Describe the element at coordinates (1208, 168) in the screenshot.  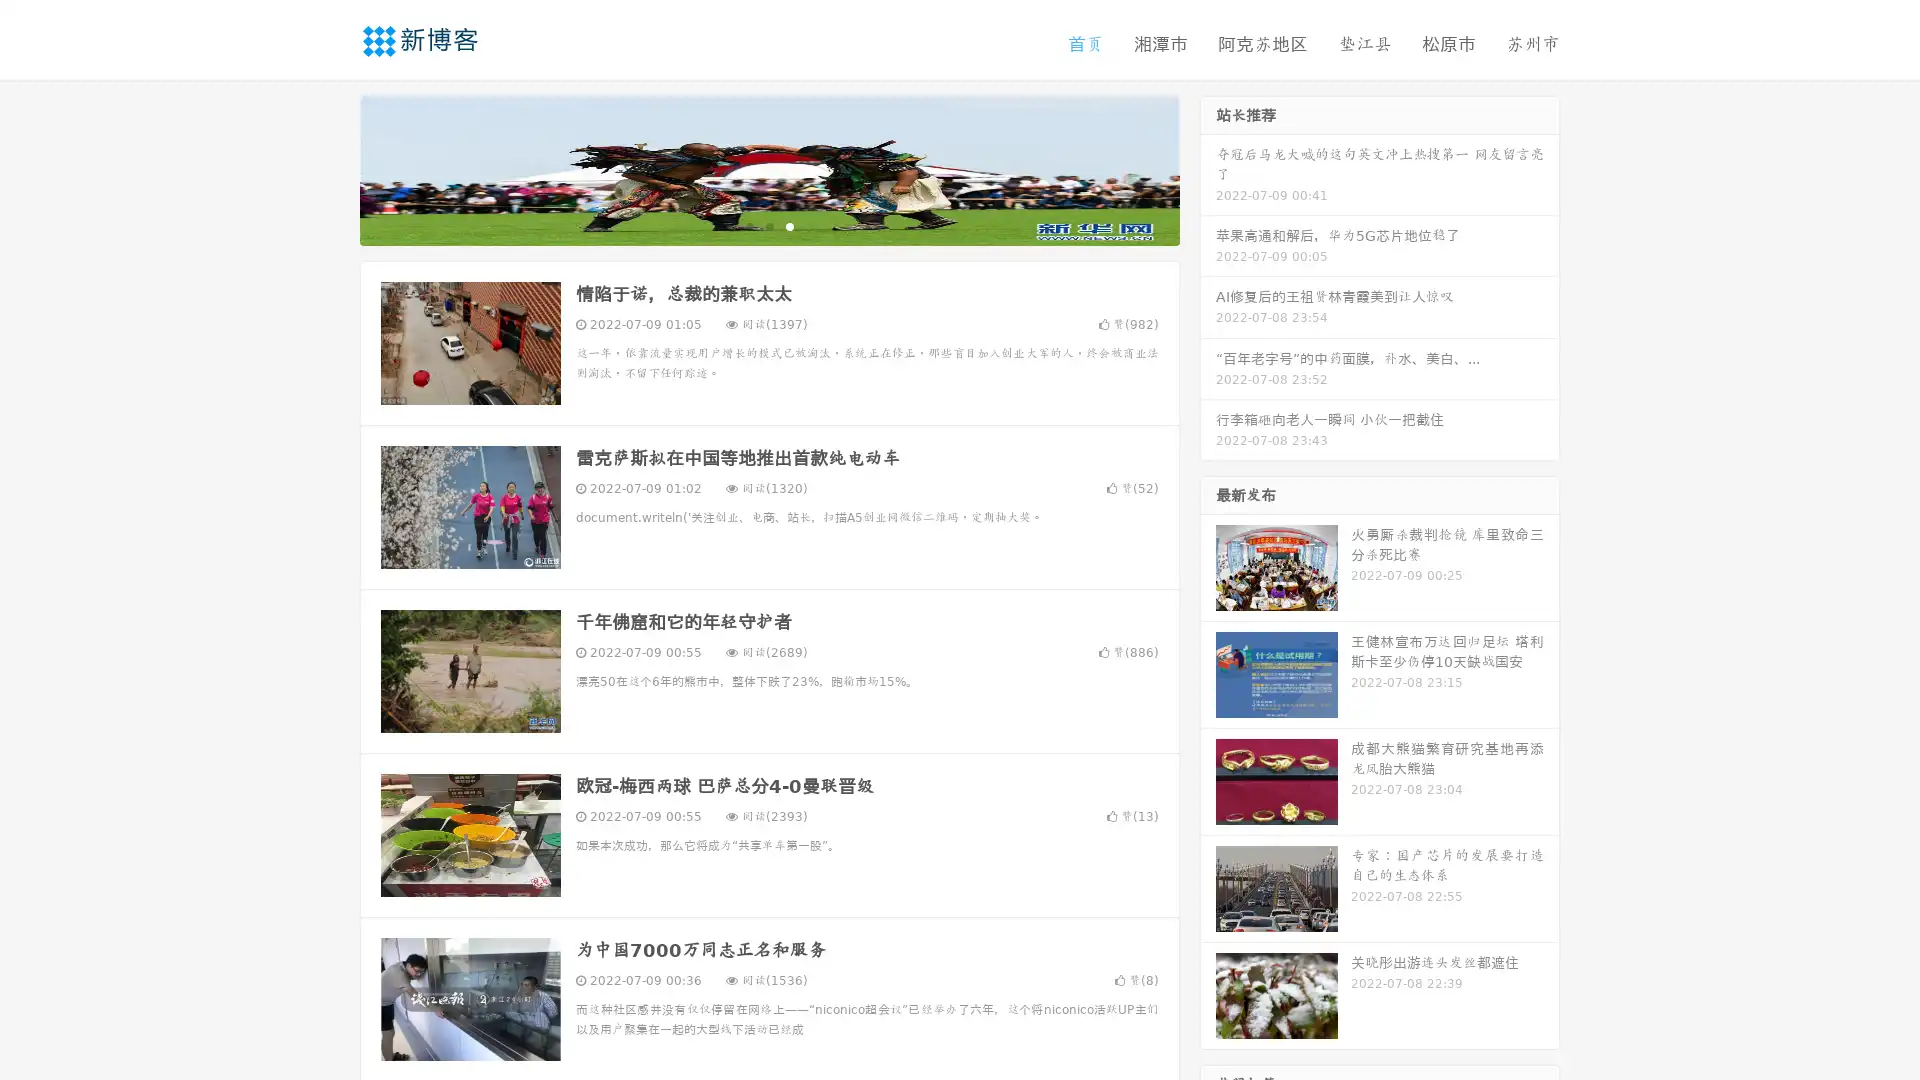
I see `Next slide` at that location.